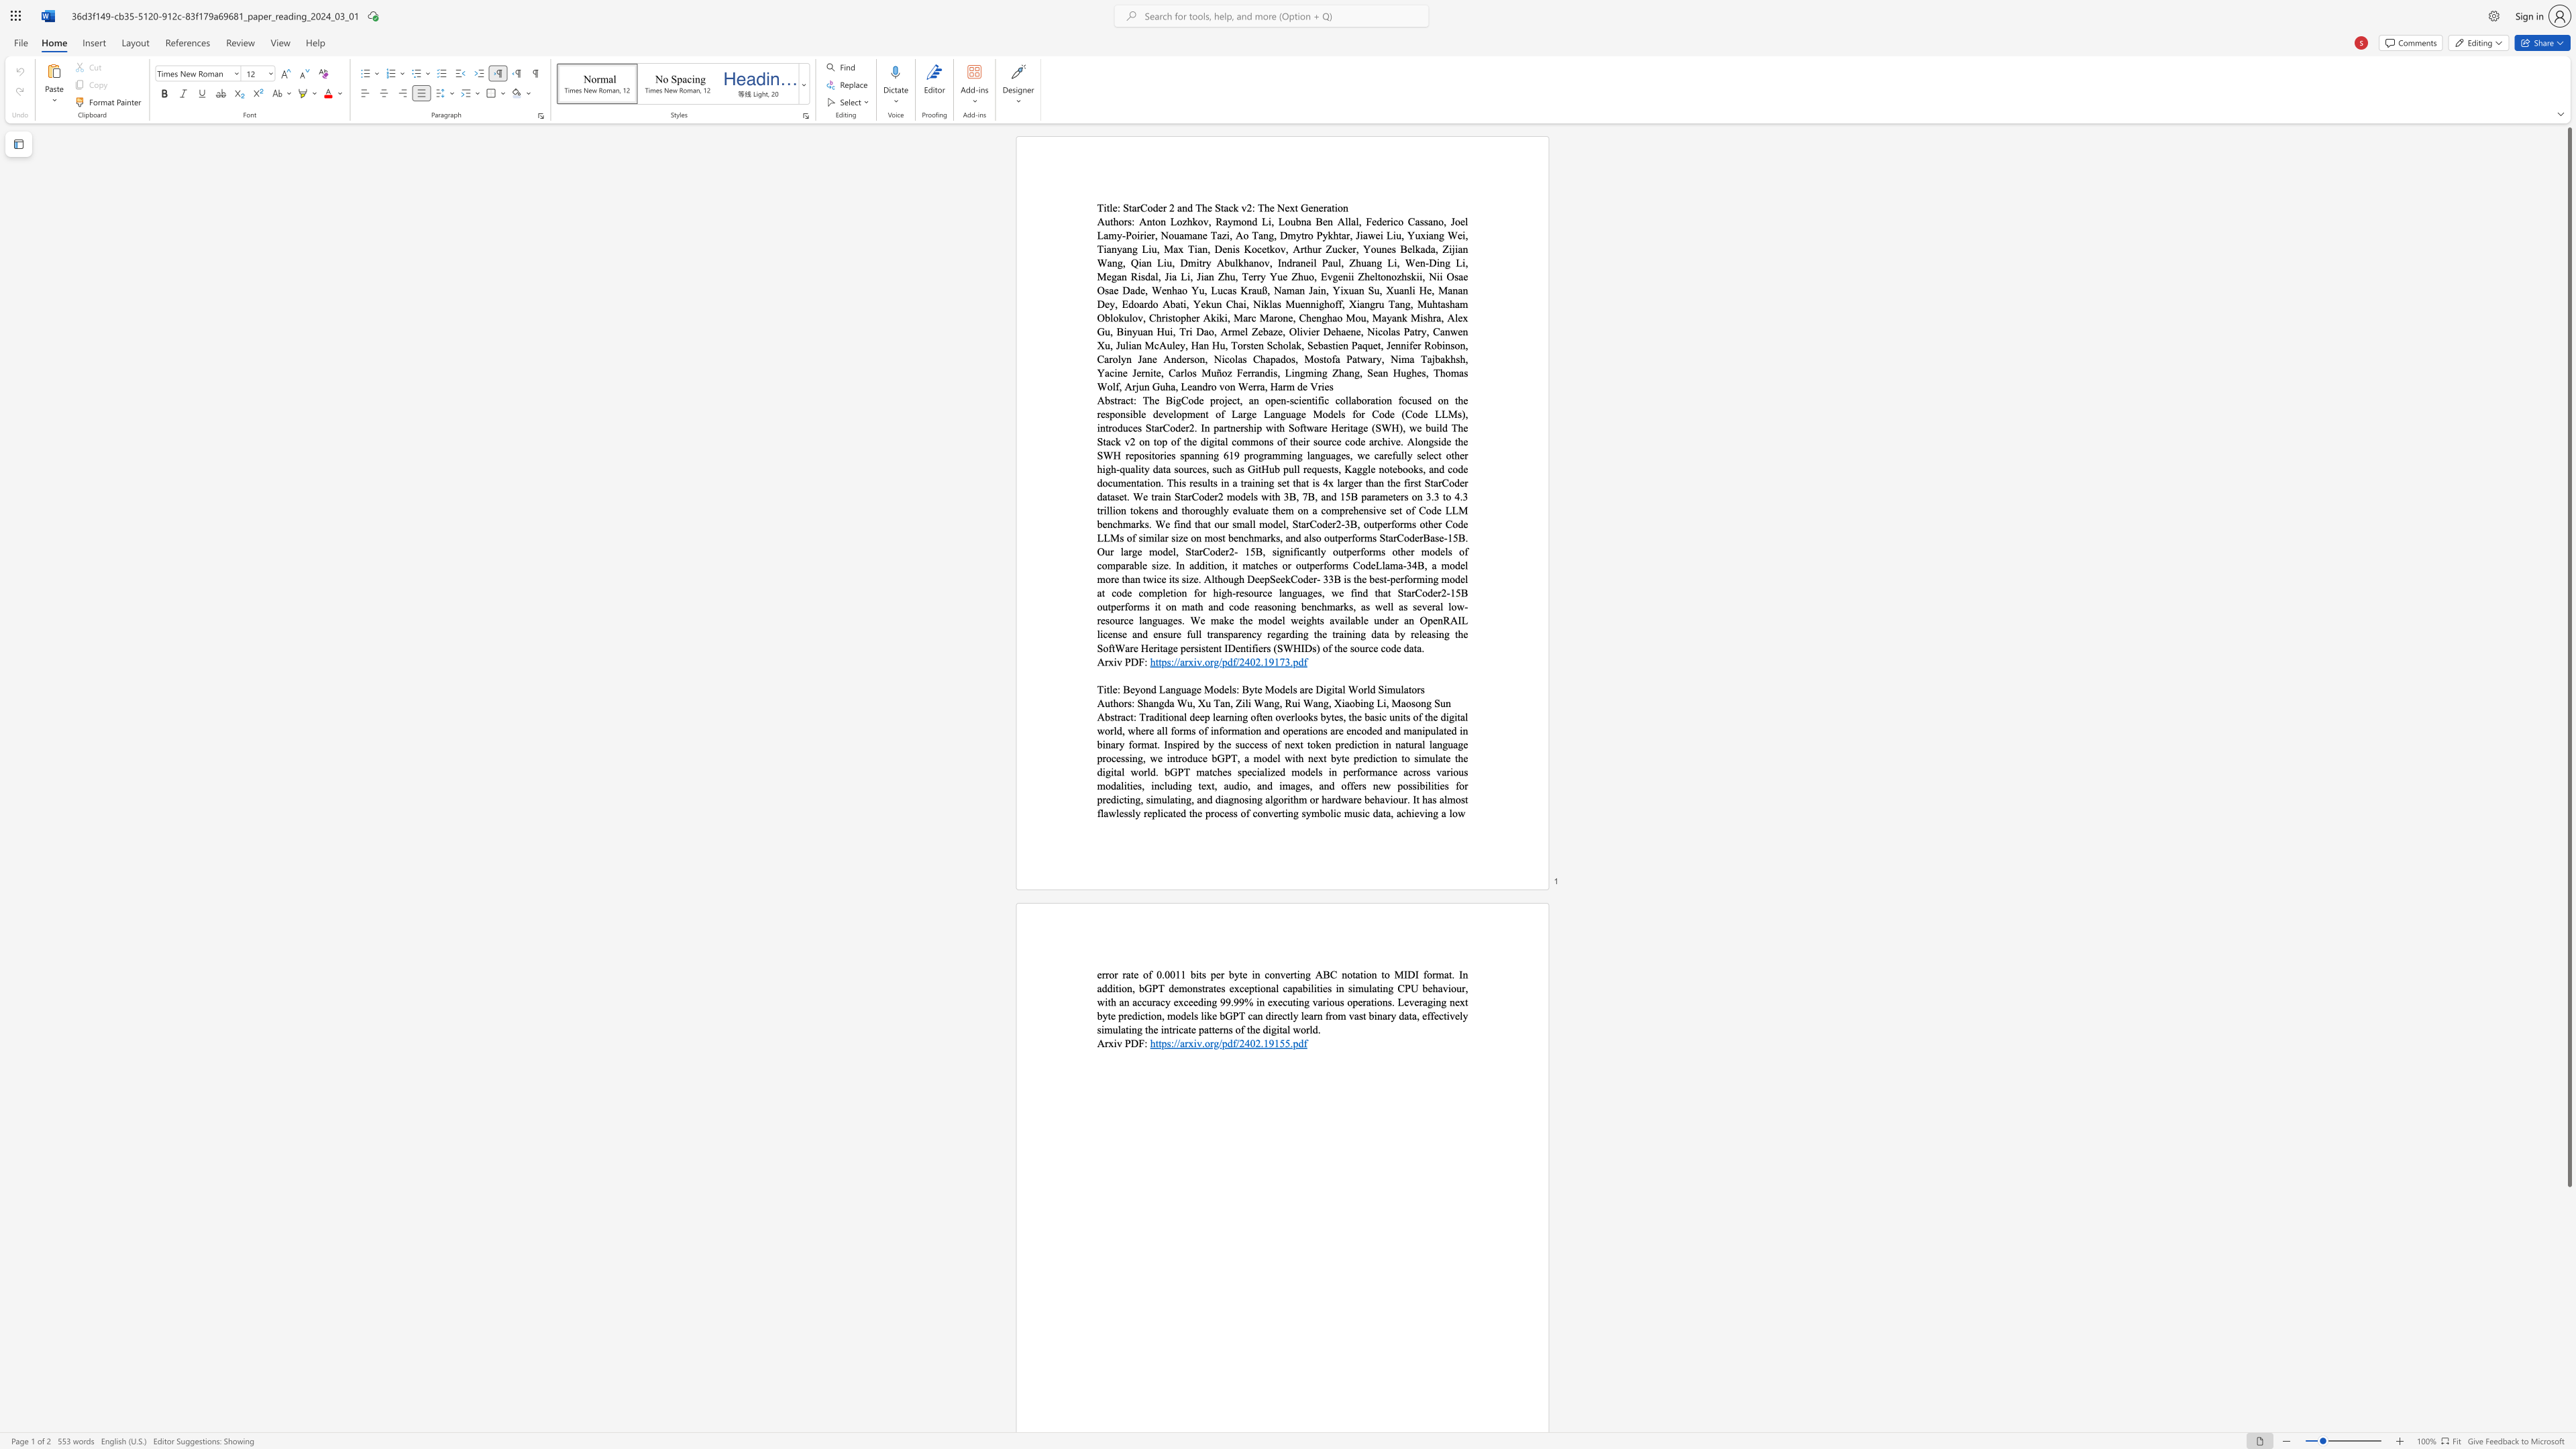 The height and width of the screenshot is (1449, 2576). Describe the element at coordinates (1368, 703) in the screenshot. I see `the subset text "g Li," within the text "Xiaobing Li,"` at that location.